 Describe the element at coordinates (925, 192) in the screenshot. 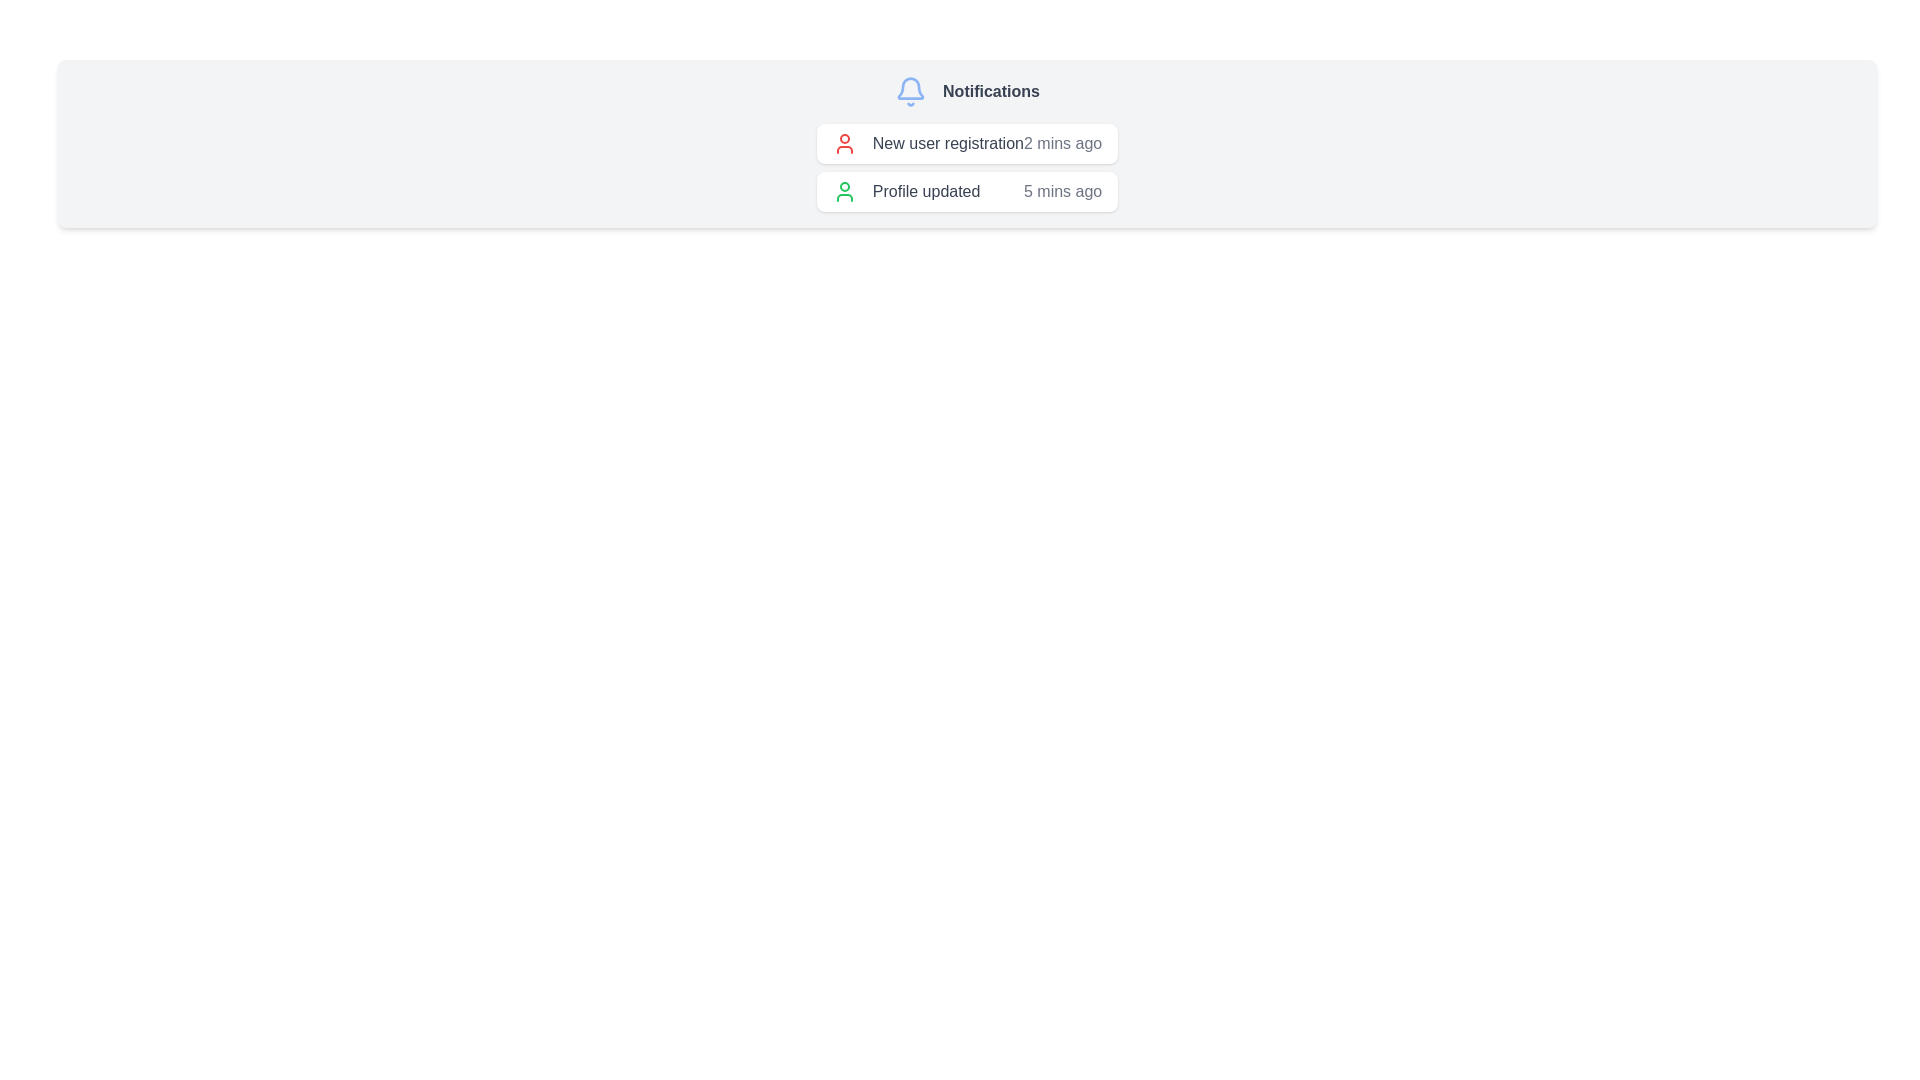

I see `the message displayed in the text label that reads 'Profile updated' on the second notification card in the notification panel` at that location.